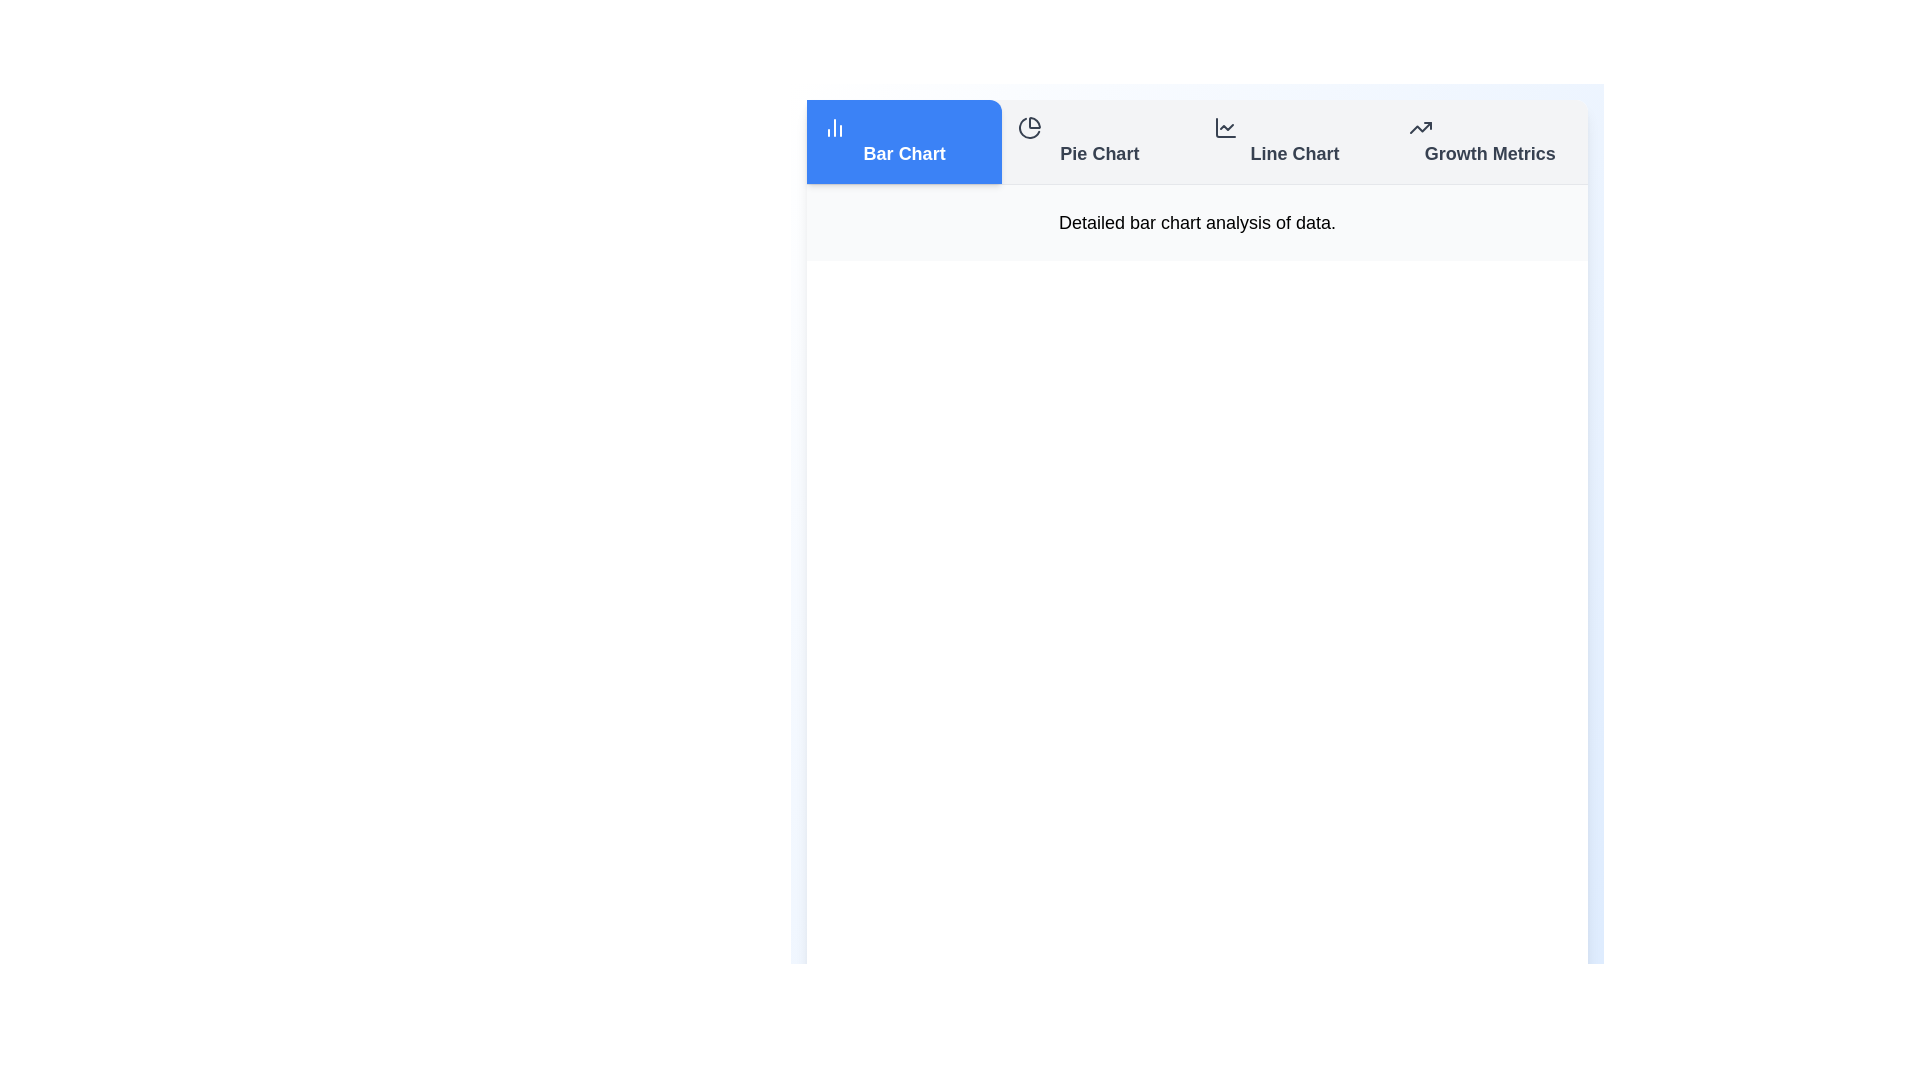 Image resolution: width=1920 pixels, height=1080 pixels. What do you see at coordinates (1098, 141) in the screenshot?
I see `the chart type Pie Chart by clicking the corresponding tab button` at bounding box center [1098, 141].